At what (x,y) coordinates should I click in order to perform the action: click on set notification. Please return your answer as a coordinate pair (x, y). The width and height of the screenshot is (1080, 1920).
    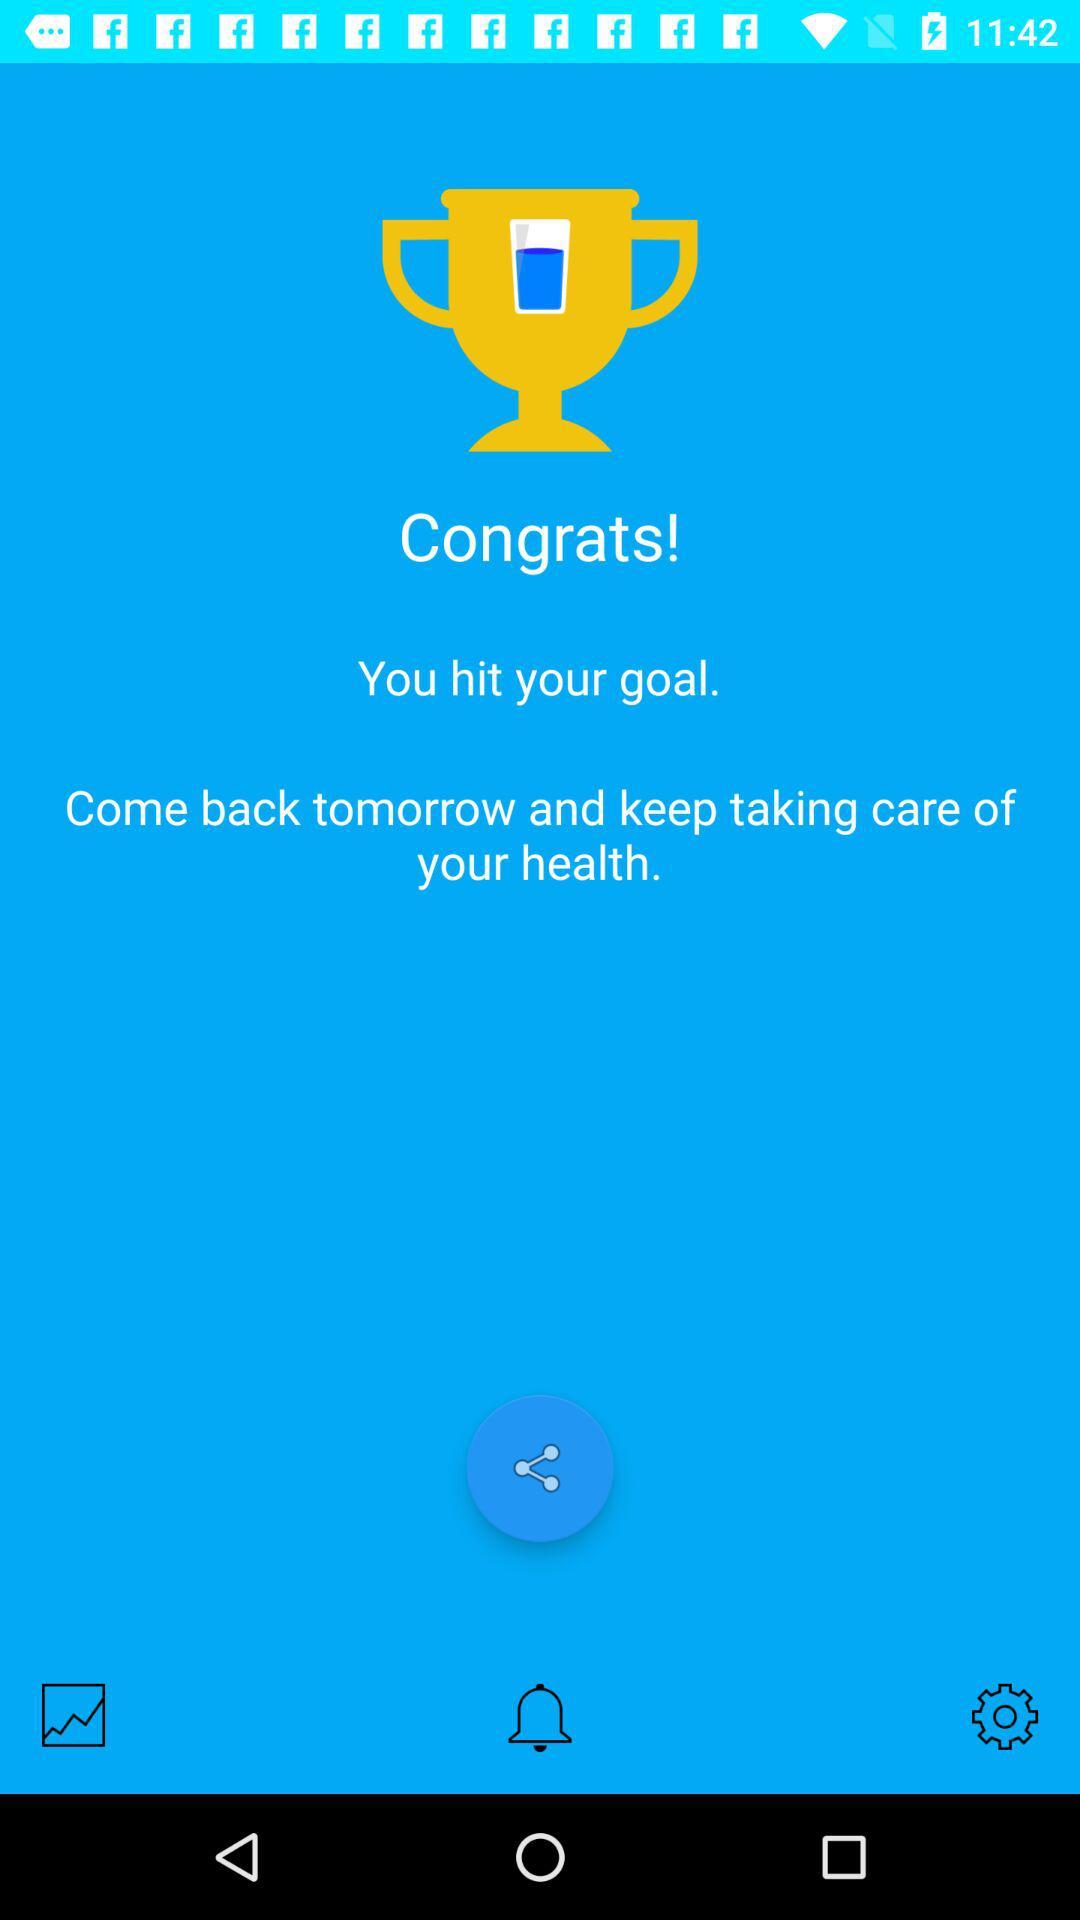
    Looking at the image, I should click on (540, 1716).